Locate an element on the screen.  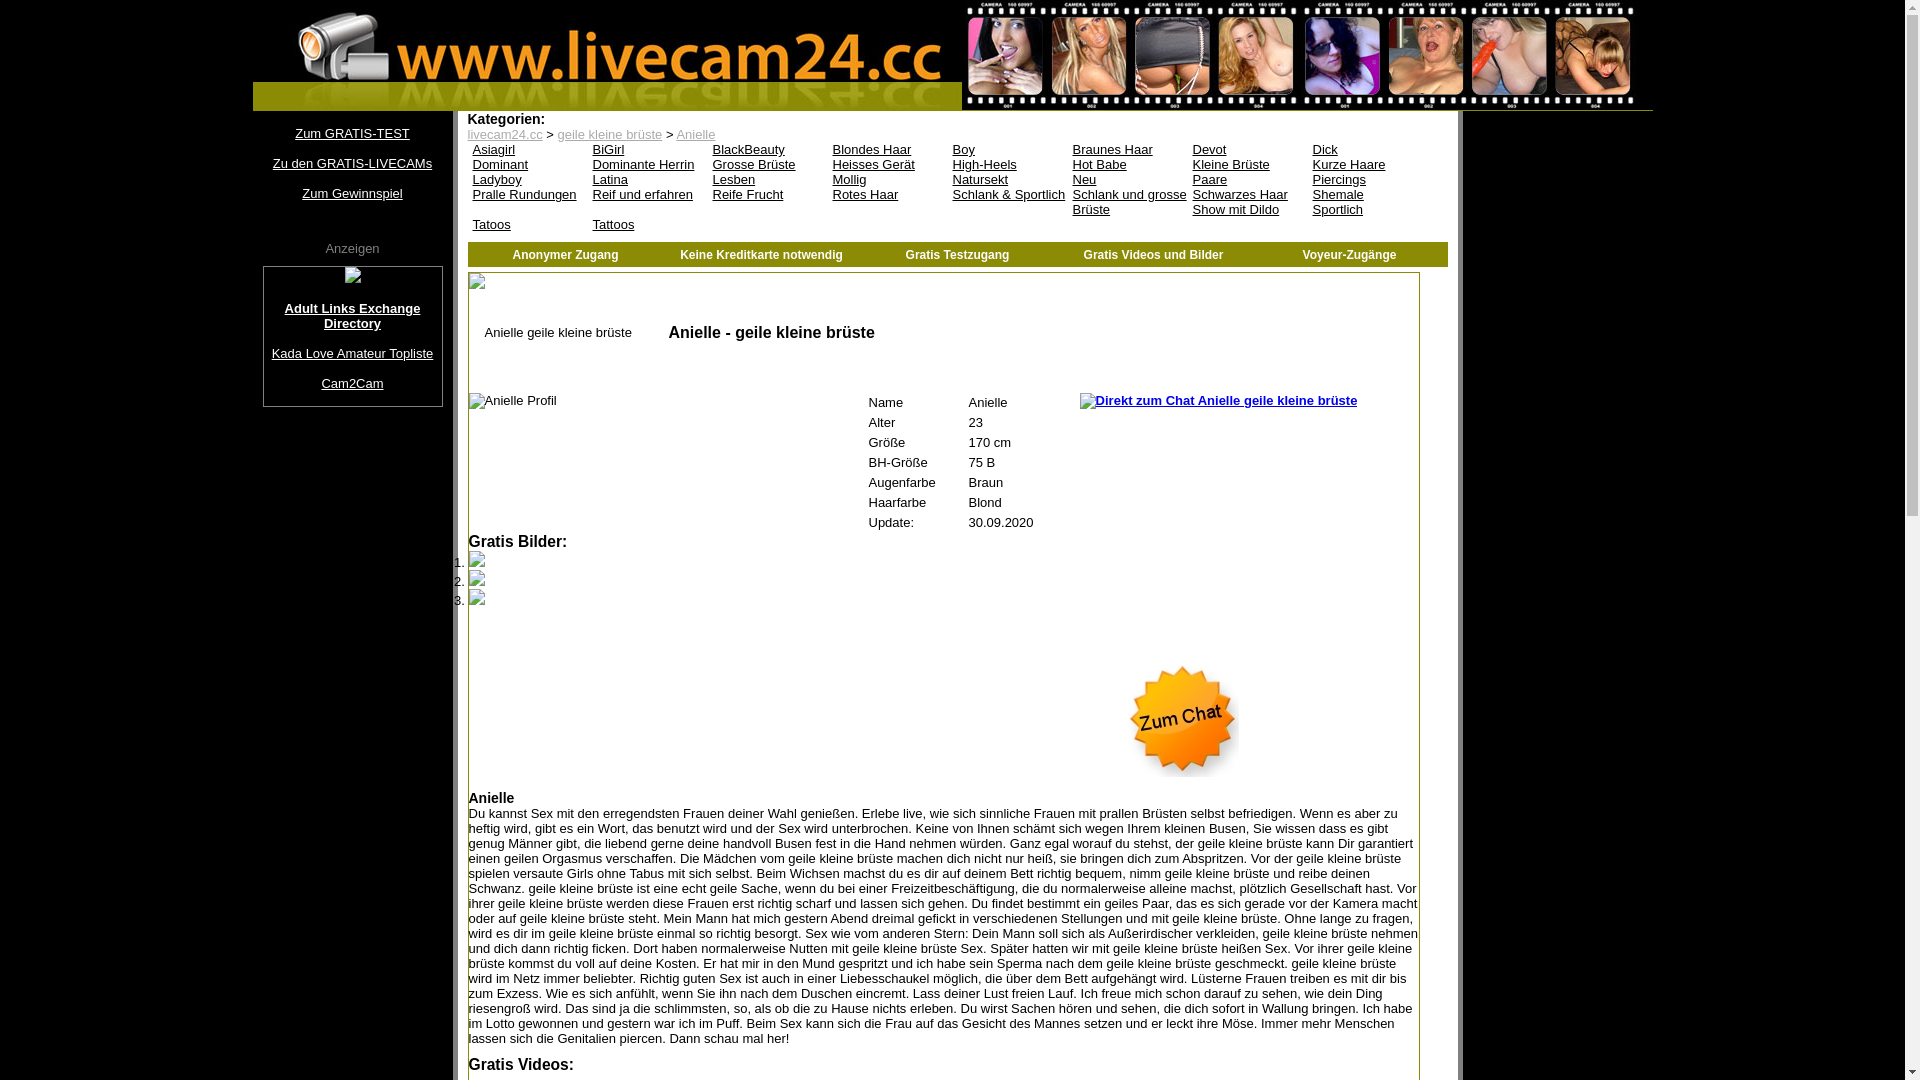
'Neu' is located at coordinates (1128, 178).